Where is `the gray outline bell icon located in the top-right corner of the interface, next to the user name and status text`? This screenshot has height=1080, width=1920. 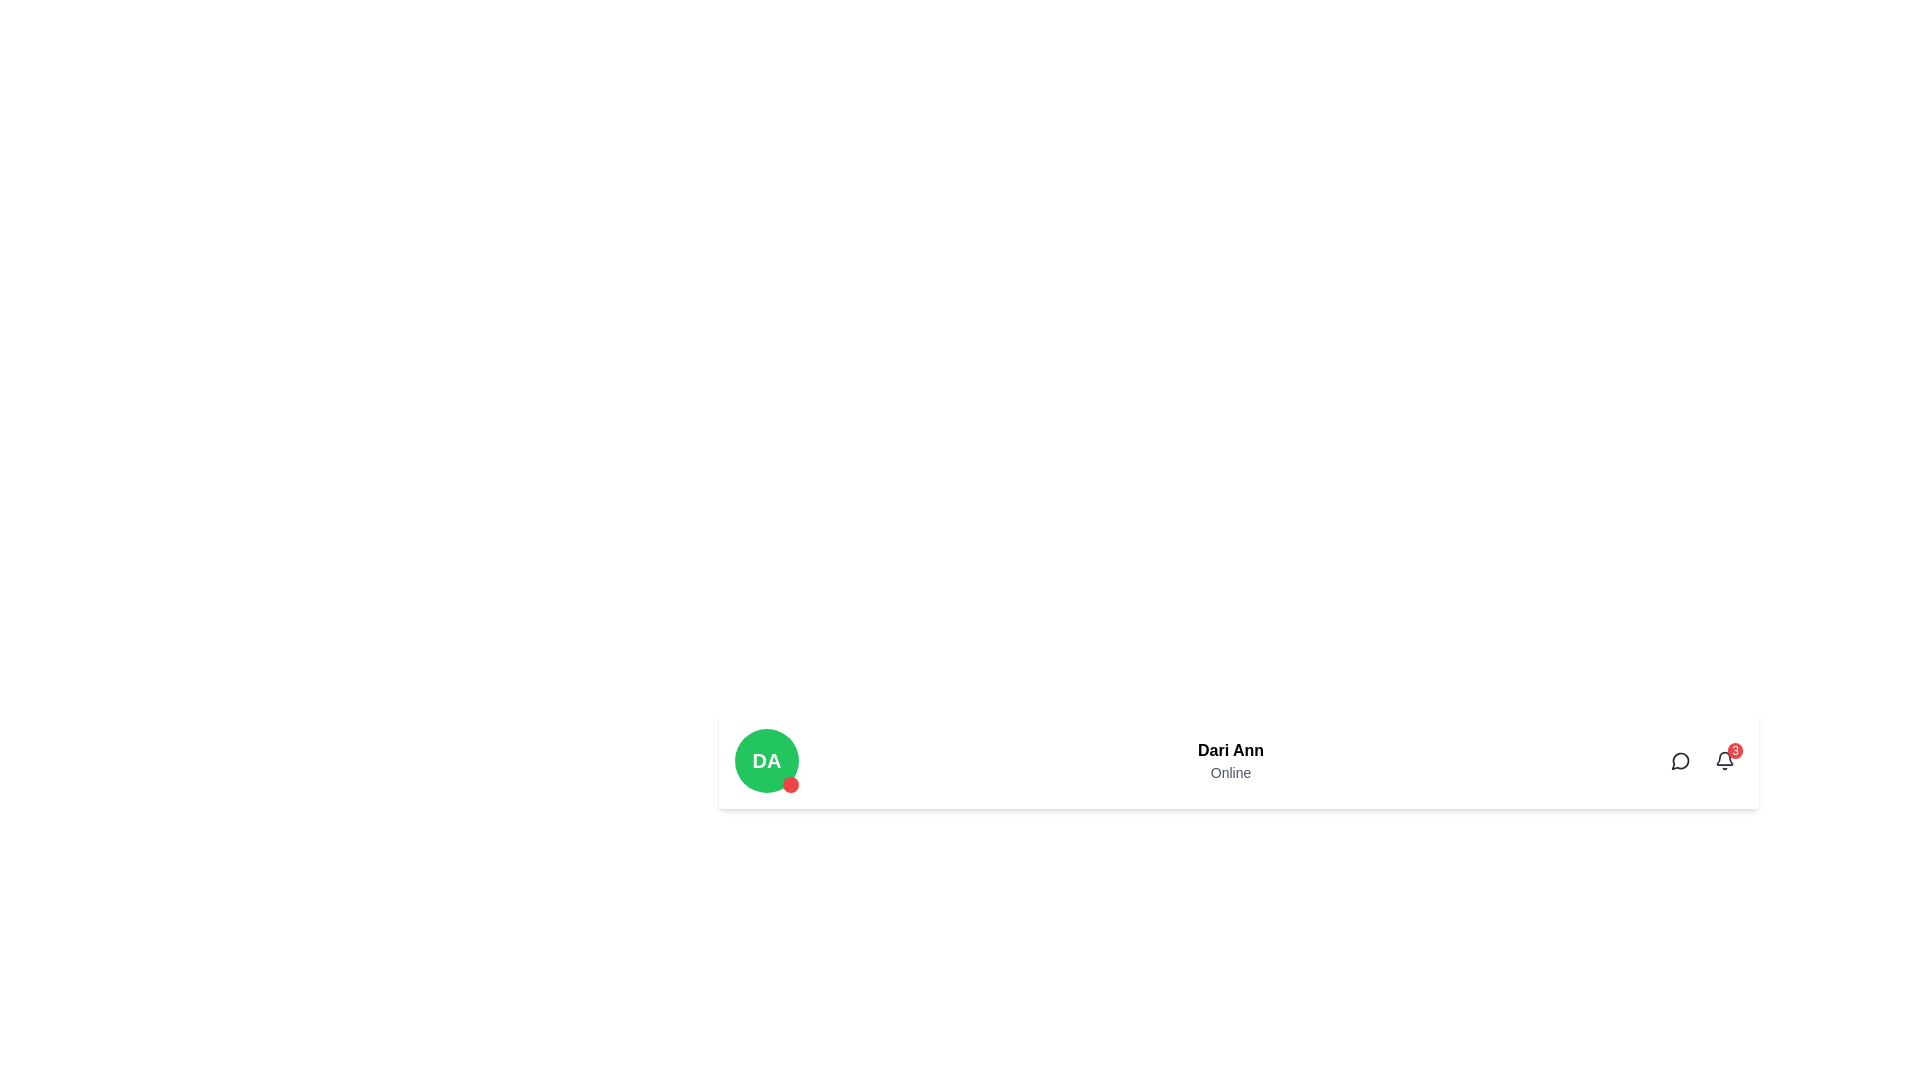
the gray outline bell icon located in the top-right corner of the interface, next to the user name and status text is located at coordinates (1723, 758).